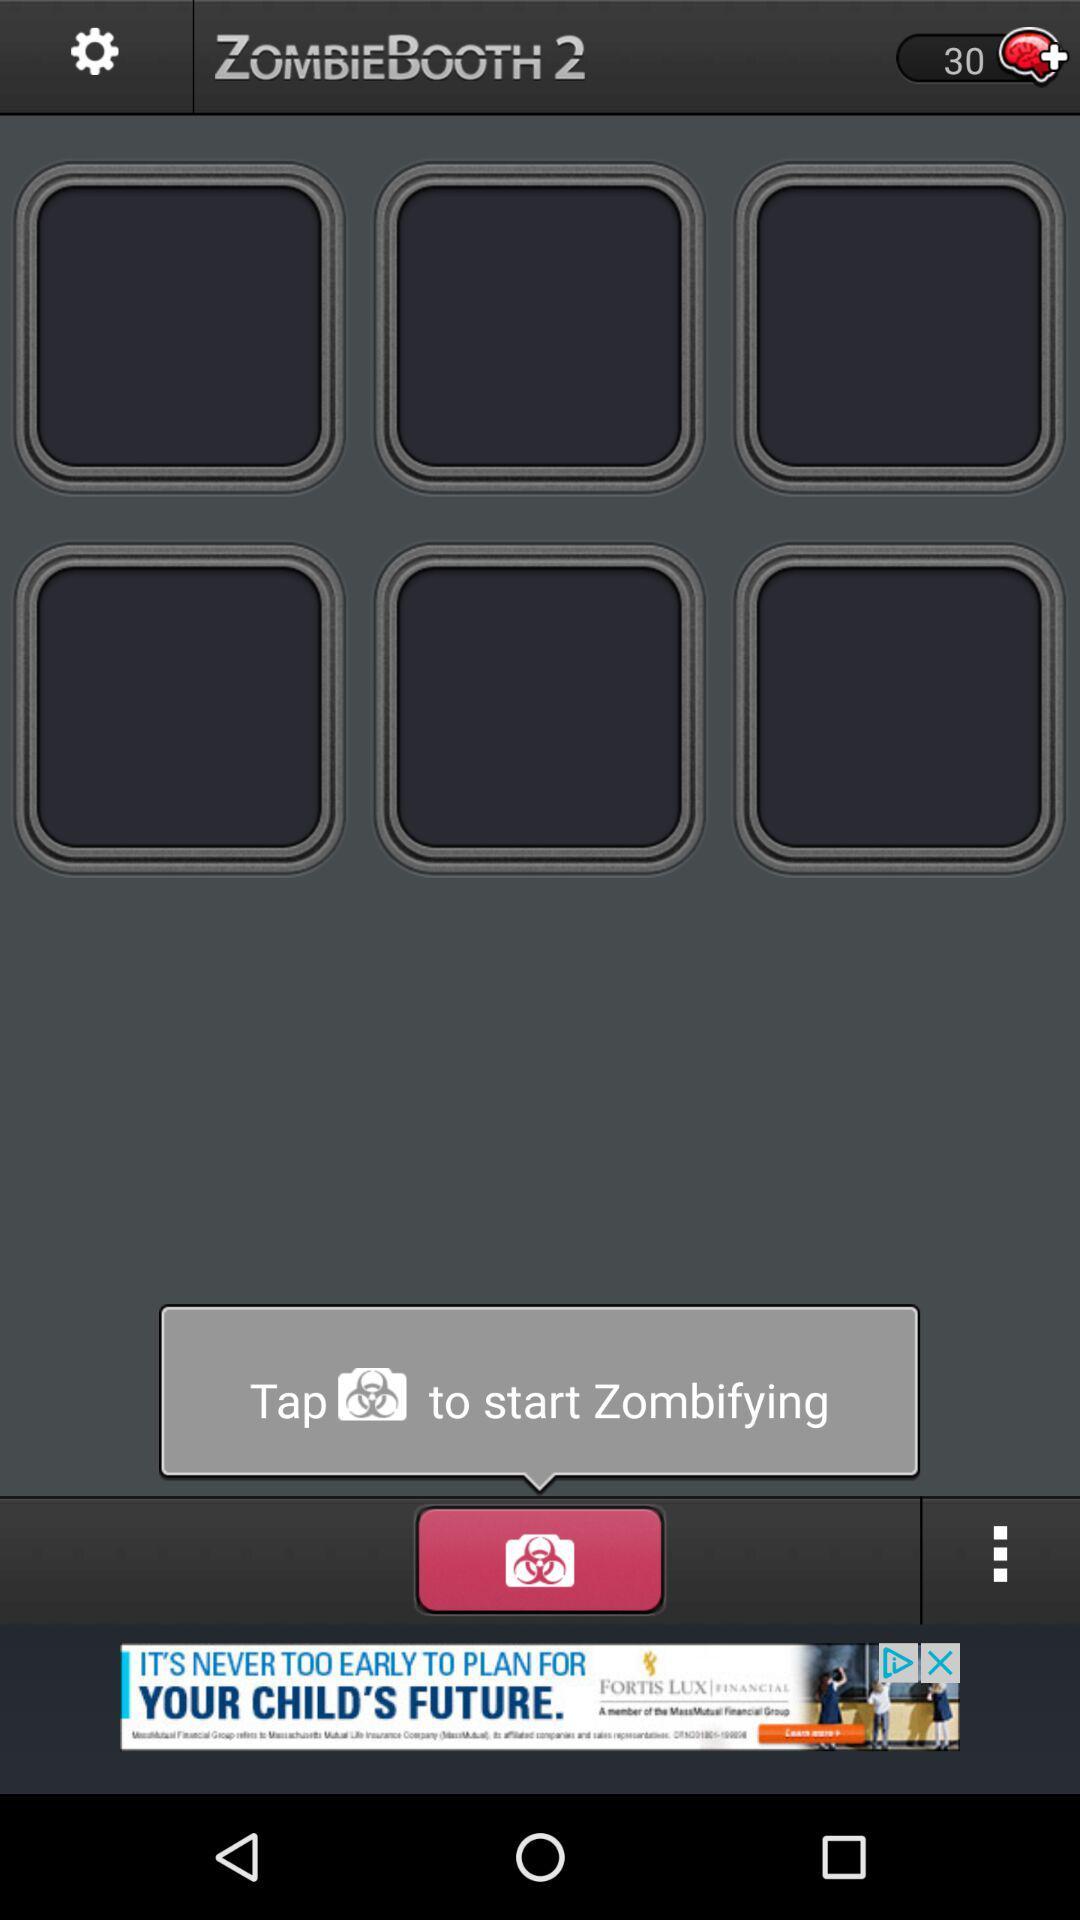 Image resolution: width=1080 pixels, height=1920 pixels. What do you see at coordinates (540, 326) in the screenshot?
I see `colors page` at bounding box center [540, 326].